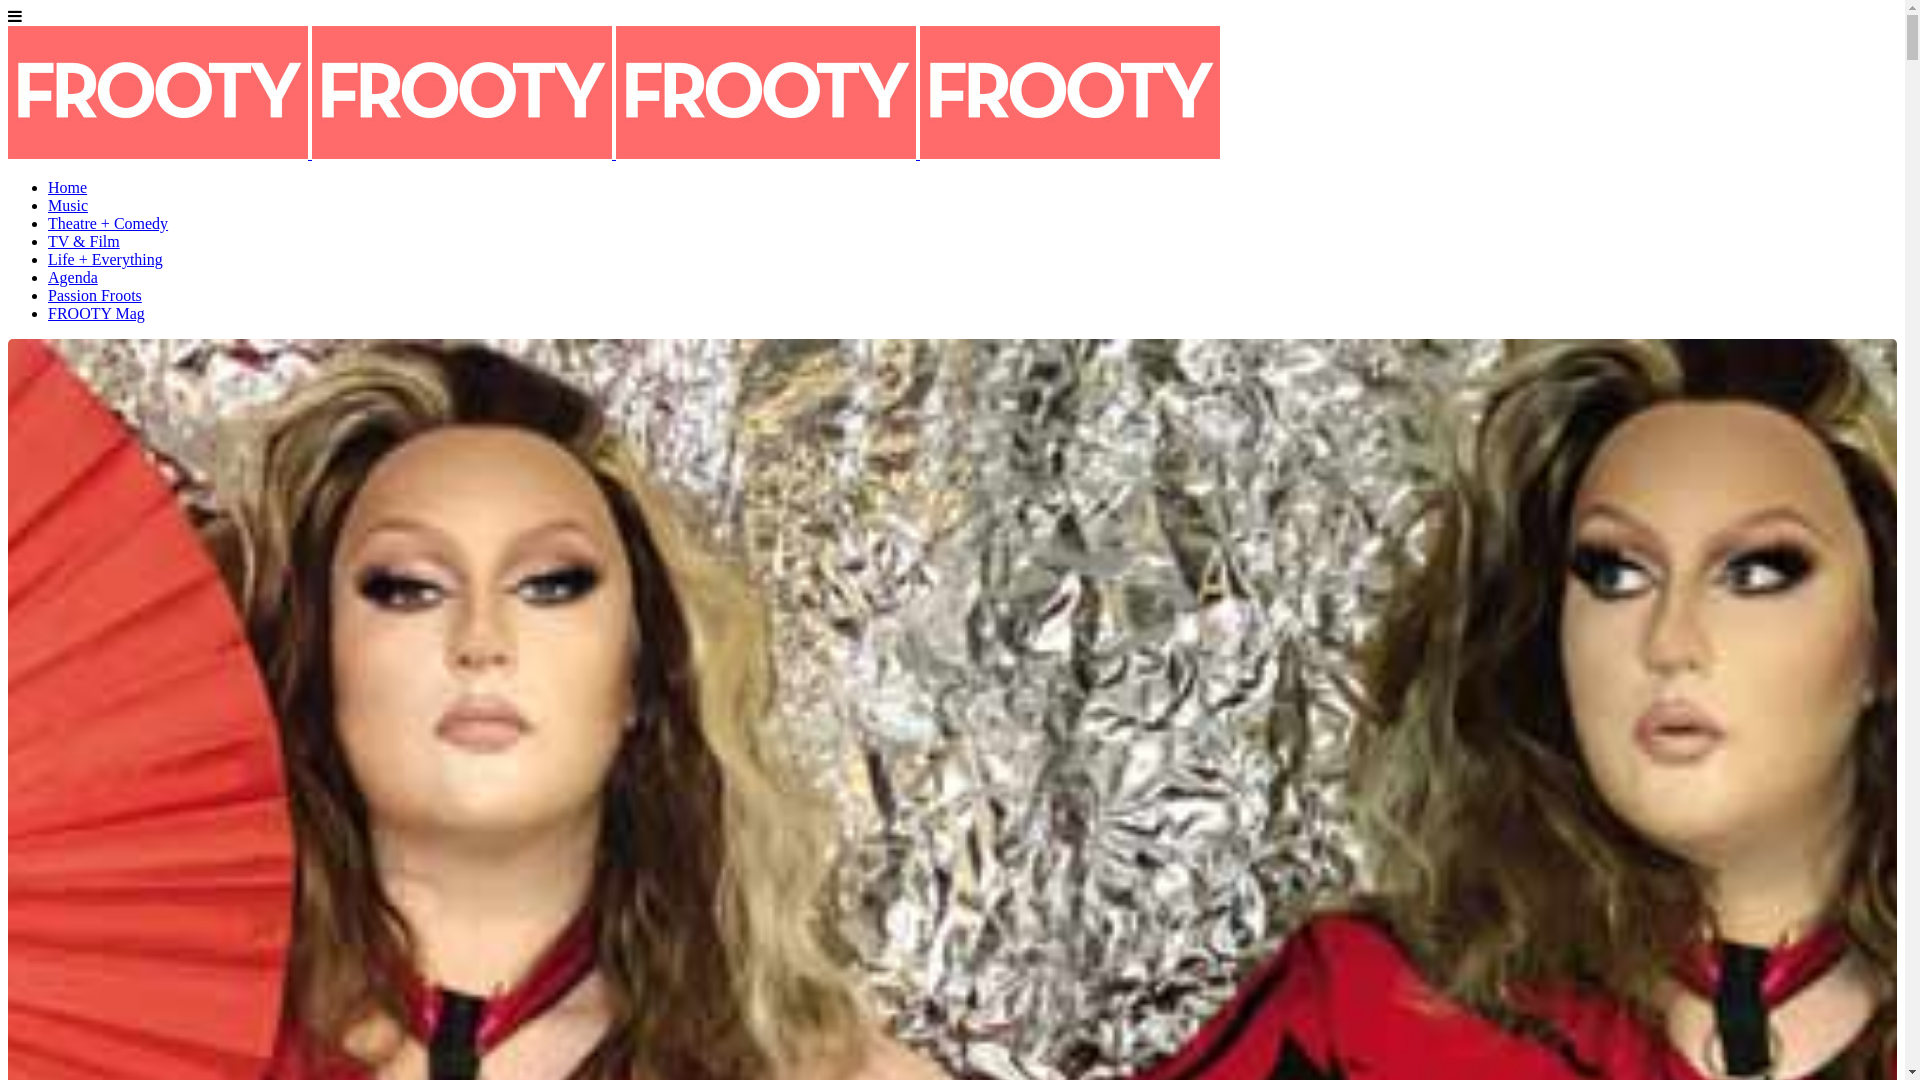 Image resolution: width=1920 pixels, height=1080 pixels. What do you see at coordinates (8, 152) in the screenshot?
I see `'FROOTY'` at bounding box center [8, 152].